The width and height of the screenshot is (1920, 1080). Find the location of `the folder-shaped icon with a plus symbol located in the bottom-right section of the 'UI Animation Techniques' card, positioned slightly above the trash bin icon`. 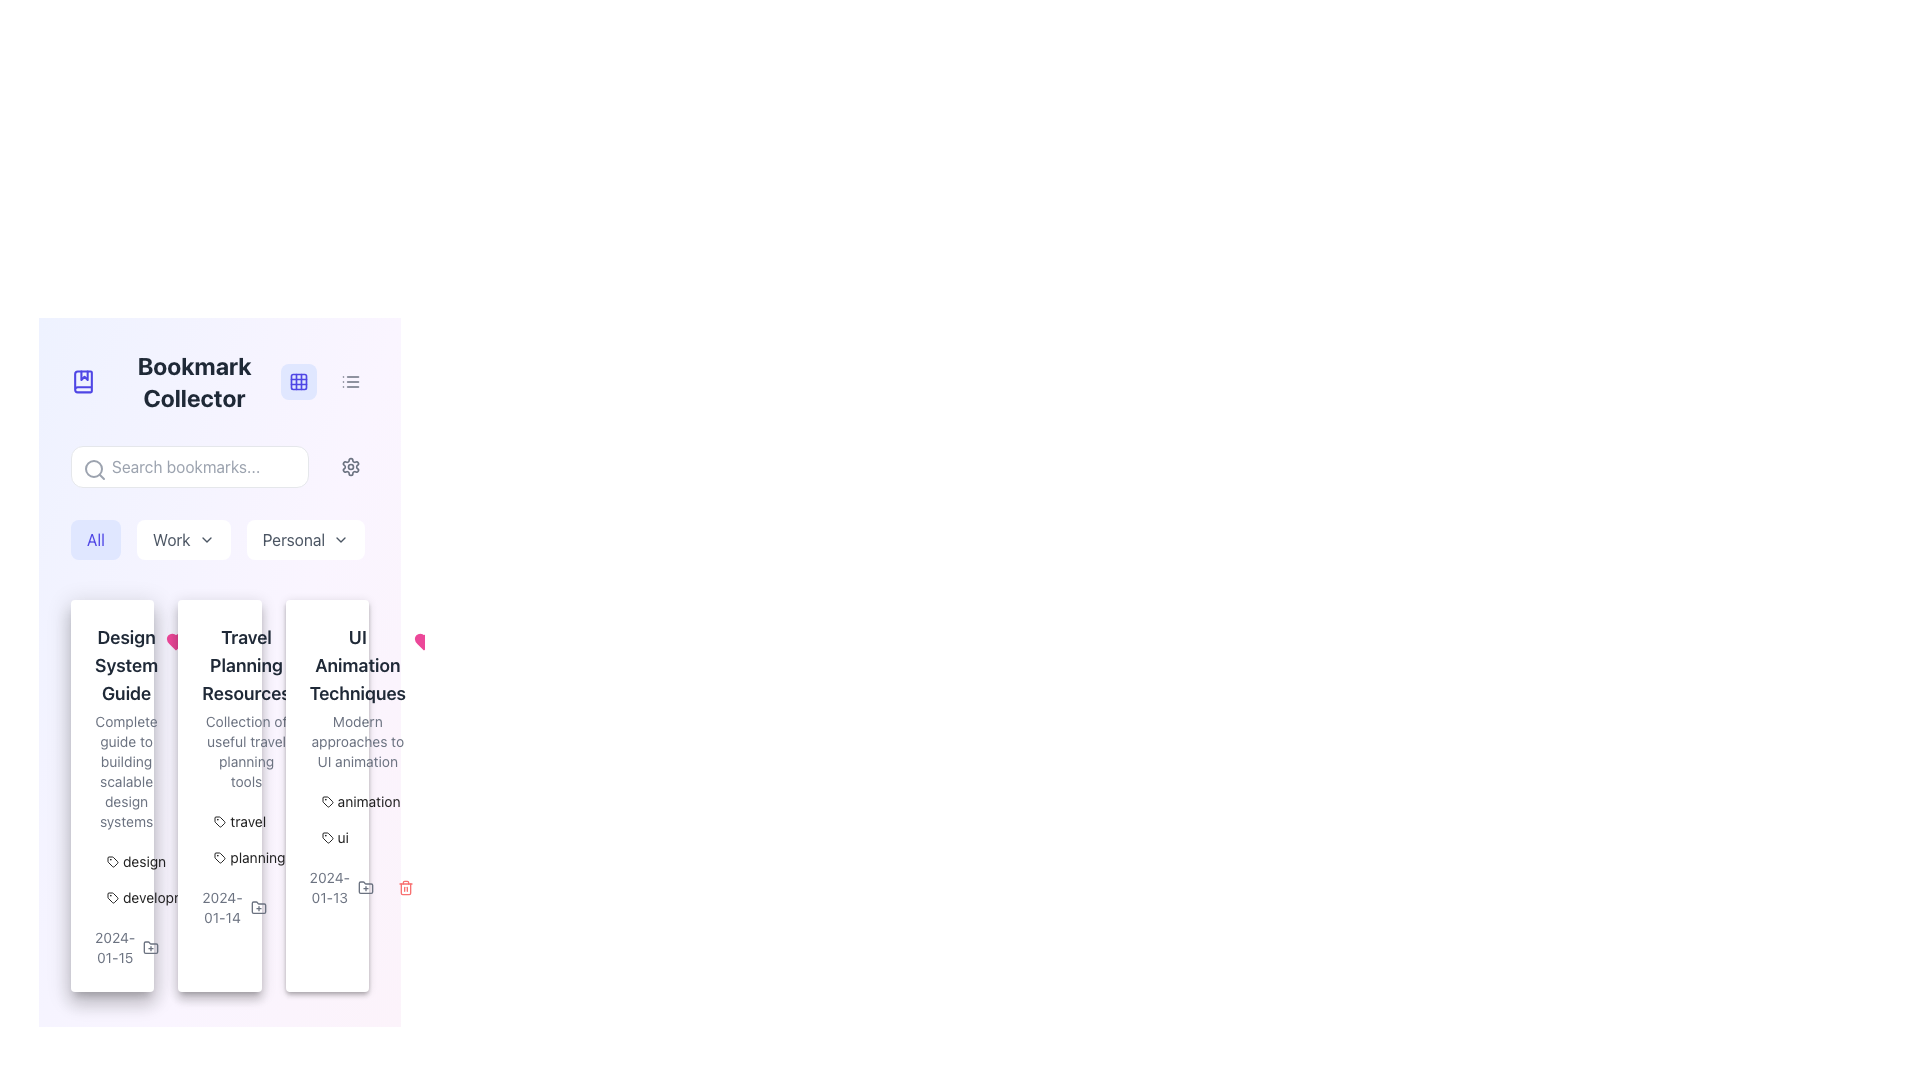

the folder-shaped icon with a plus symbol located in the bottom-right section of the 'UI Animation Techniques' card, positioned slightly above the trash bin icon is located at coordinates (365, 886).